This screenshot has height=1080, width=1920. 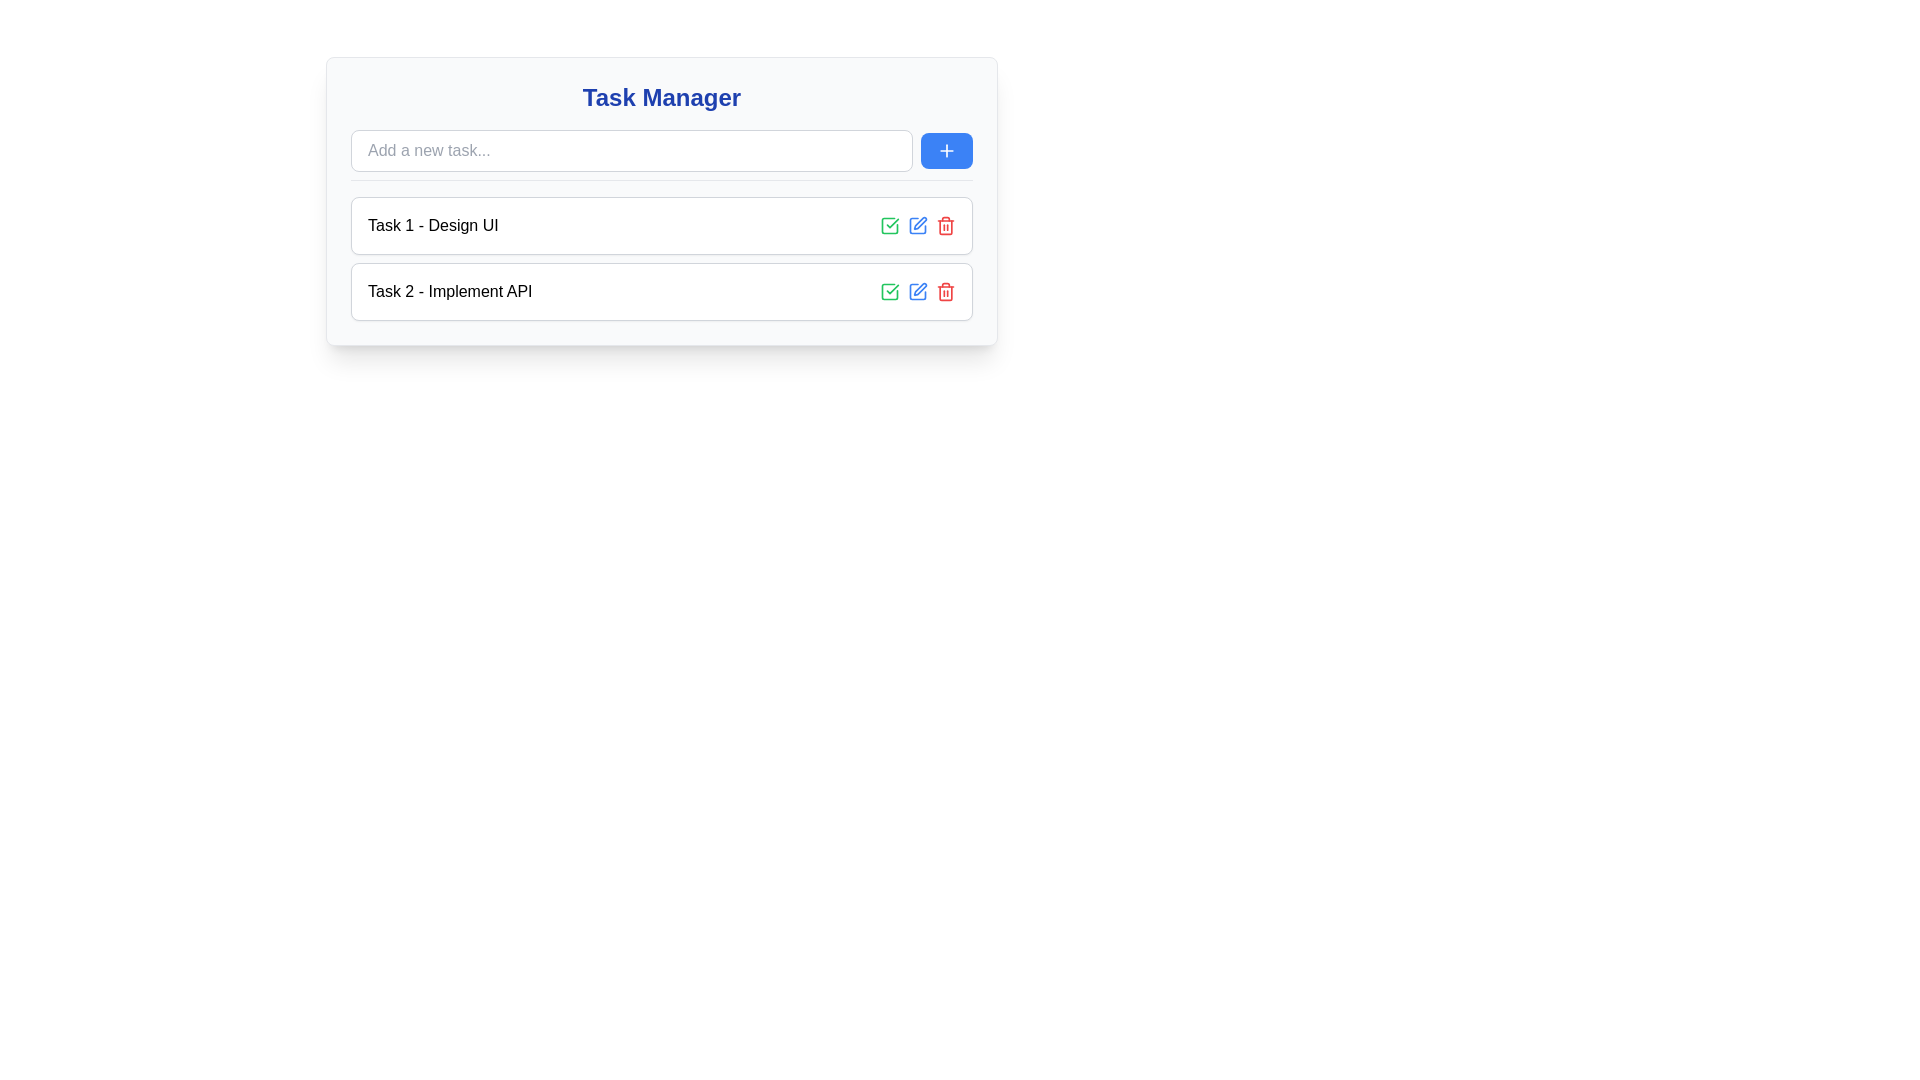 What do you see at coordinates (888, 225) in the screenshot?
I see `the interactive green-themed checkbox for the task 'Task 1 - Design UI'` at bounding box center [888, 225].